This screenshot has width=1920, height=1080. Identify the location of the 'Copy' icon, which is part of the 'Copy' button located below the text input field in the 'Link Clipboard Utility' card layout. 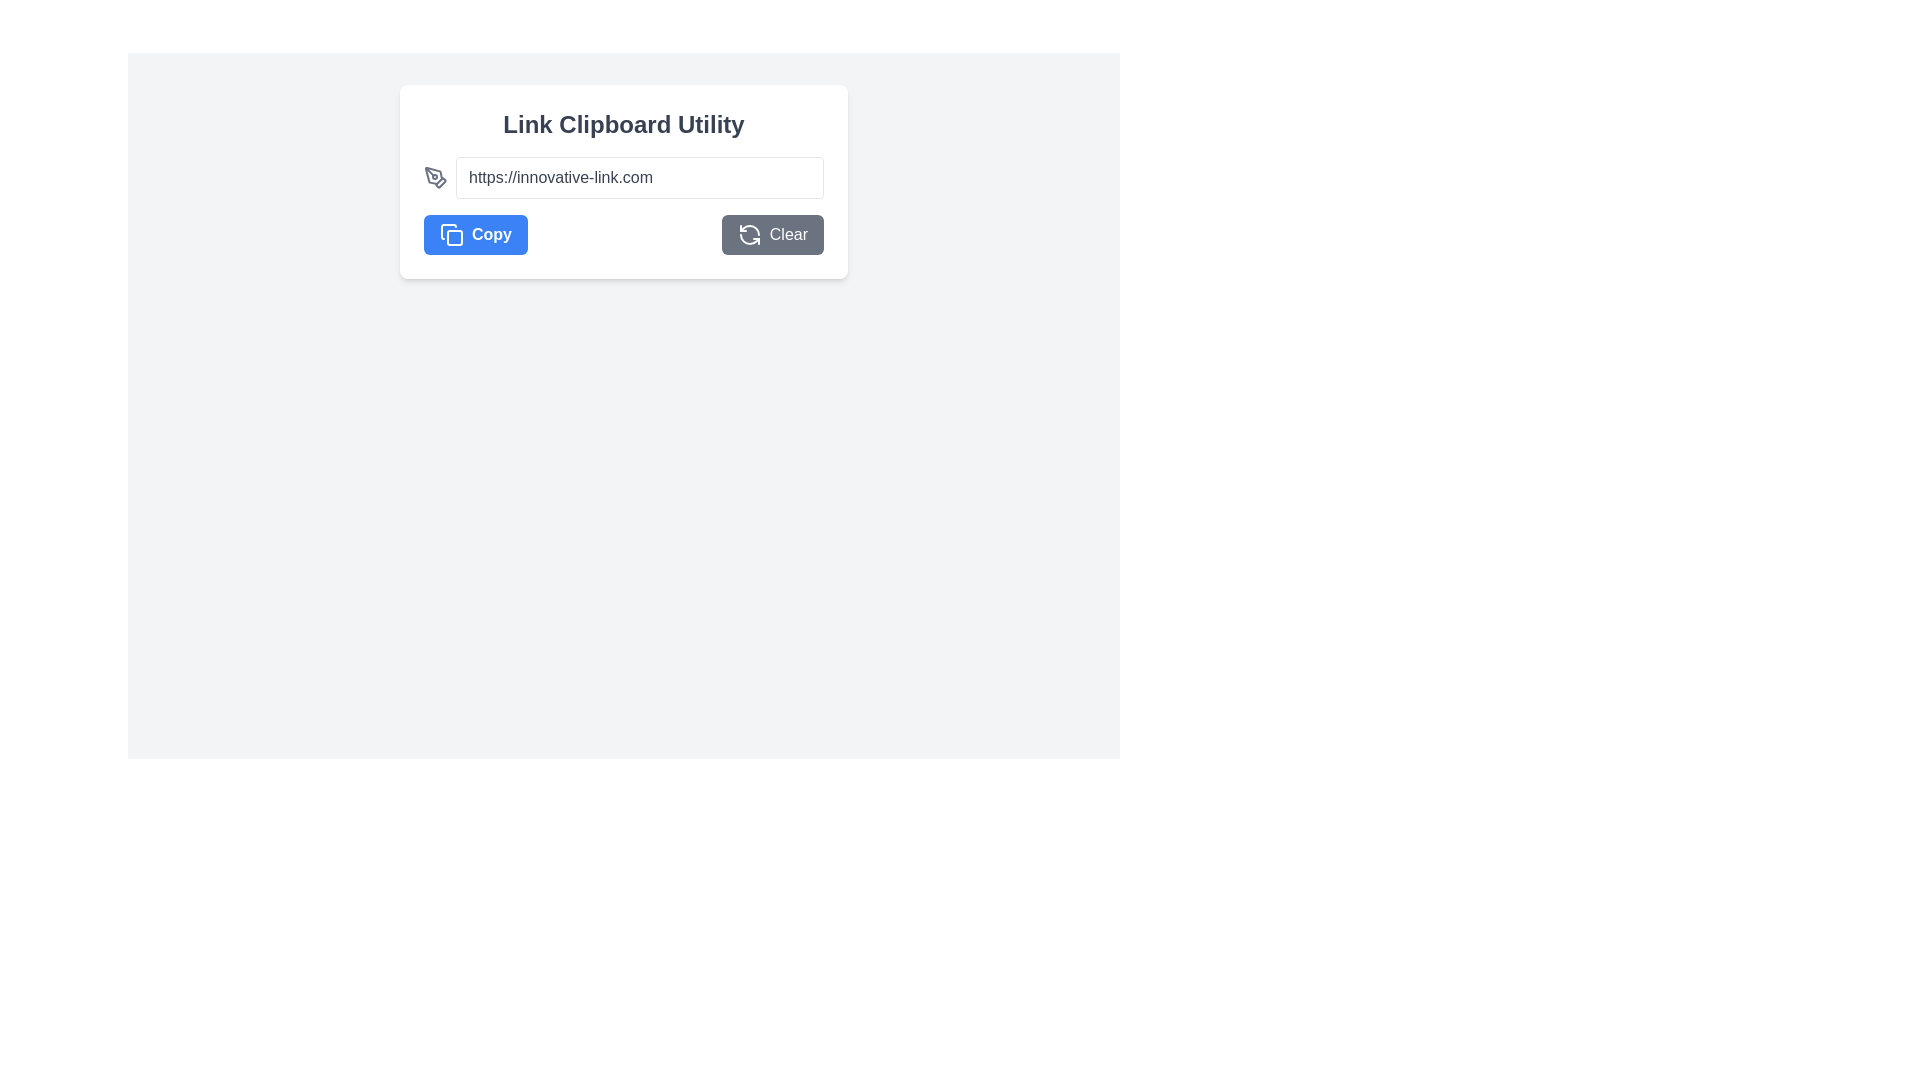
(448, 230).